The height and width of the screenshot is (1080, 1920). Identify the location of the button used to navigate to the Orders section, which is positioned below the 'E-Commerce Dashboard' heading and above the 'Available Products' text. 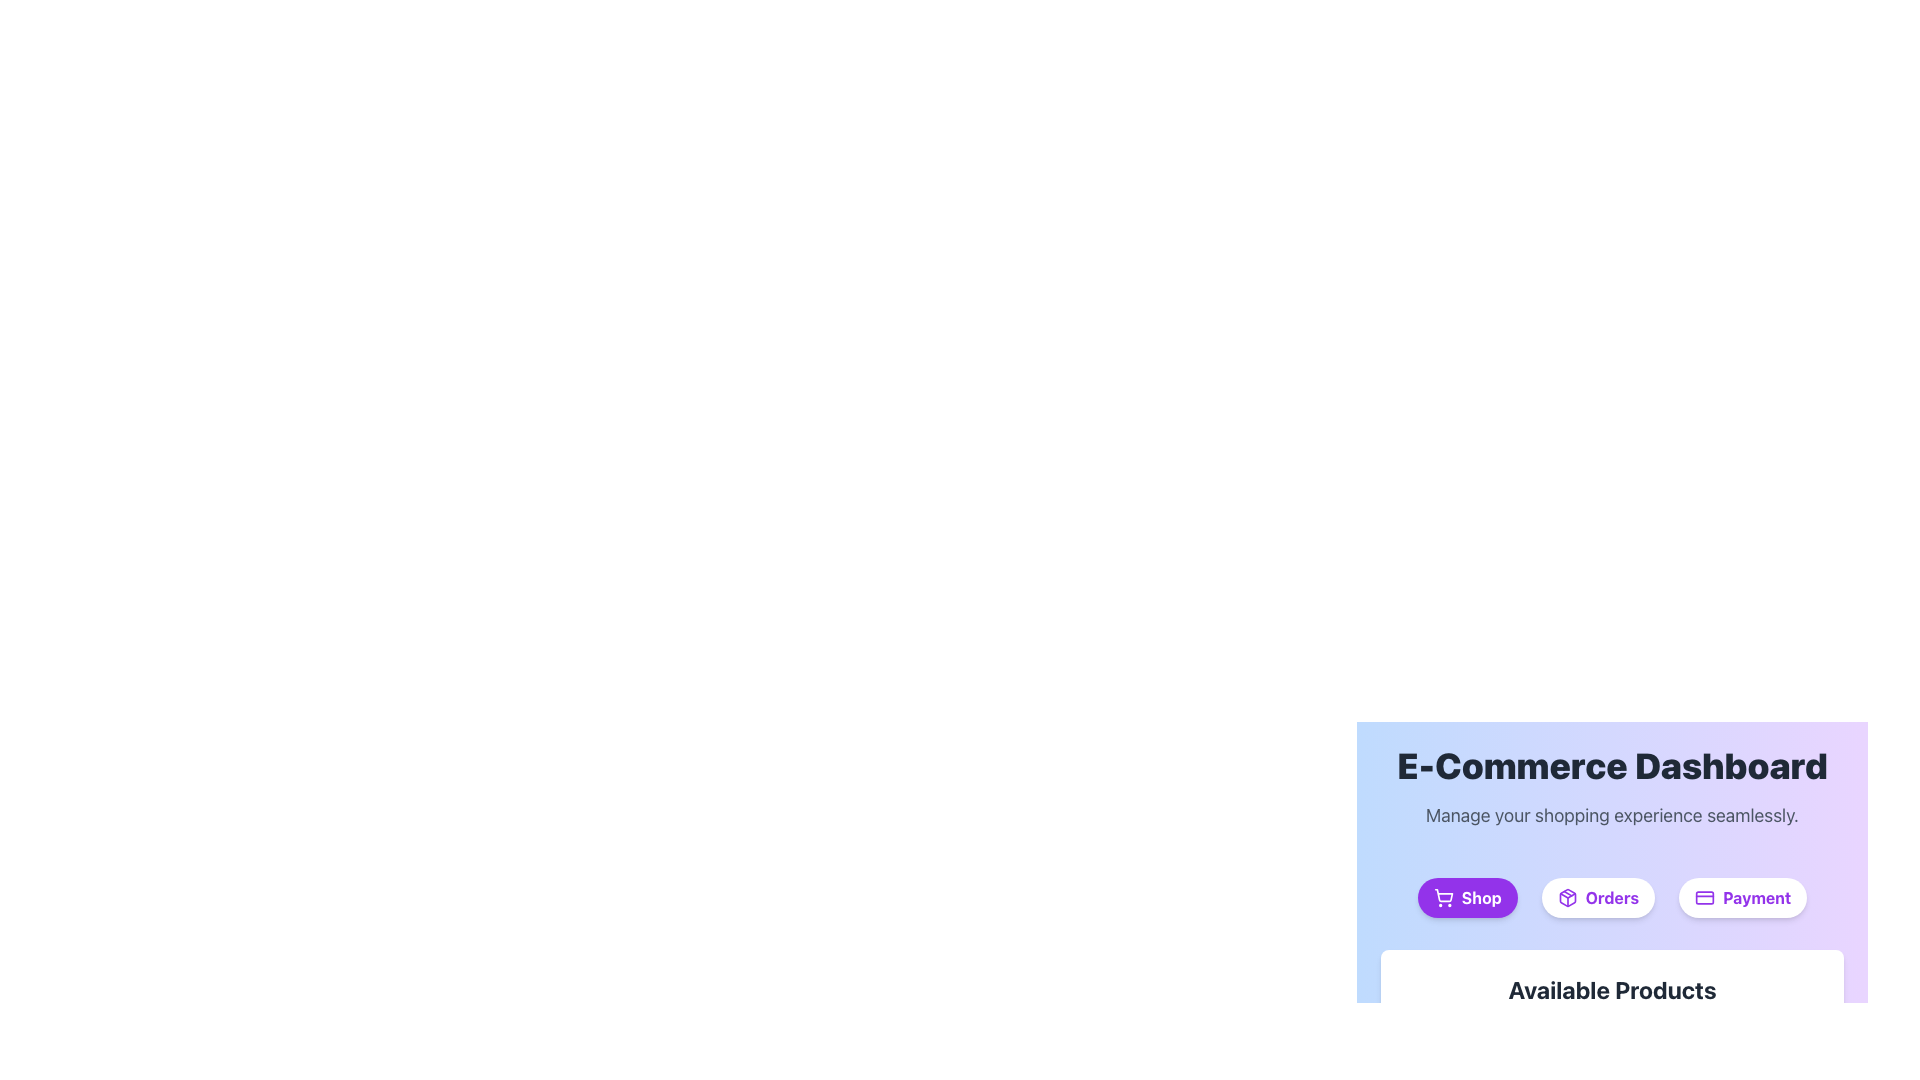
(1597, 897).